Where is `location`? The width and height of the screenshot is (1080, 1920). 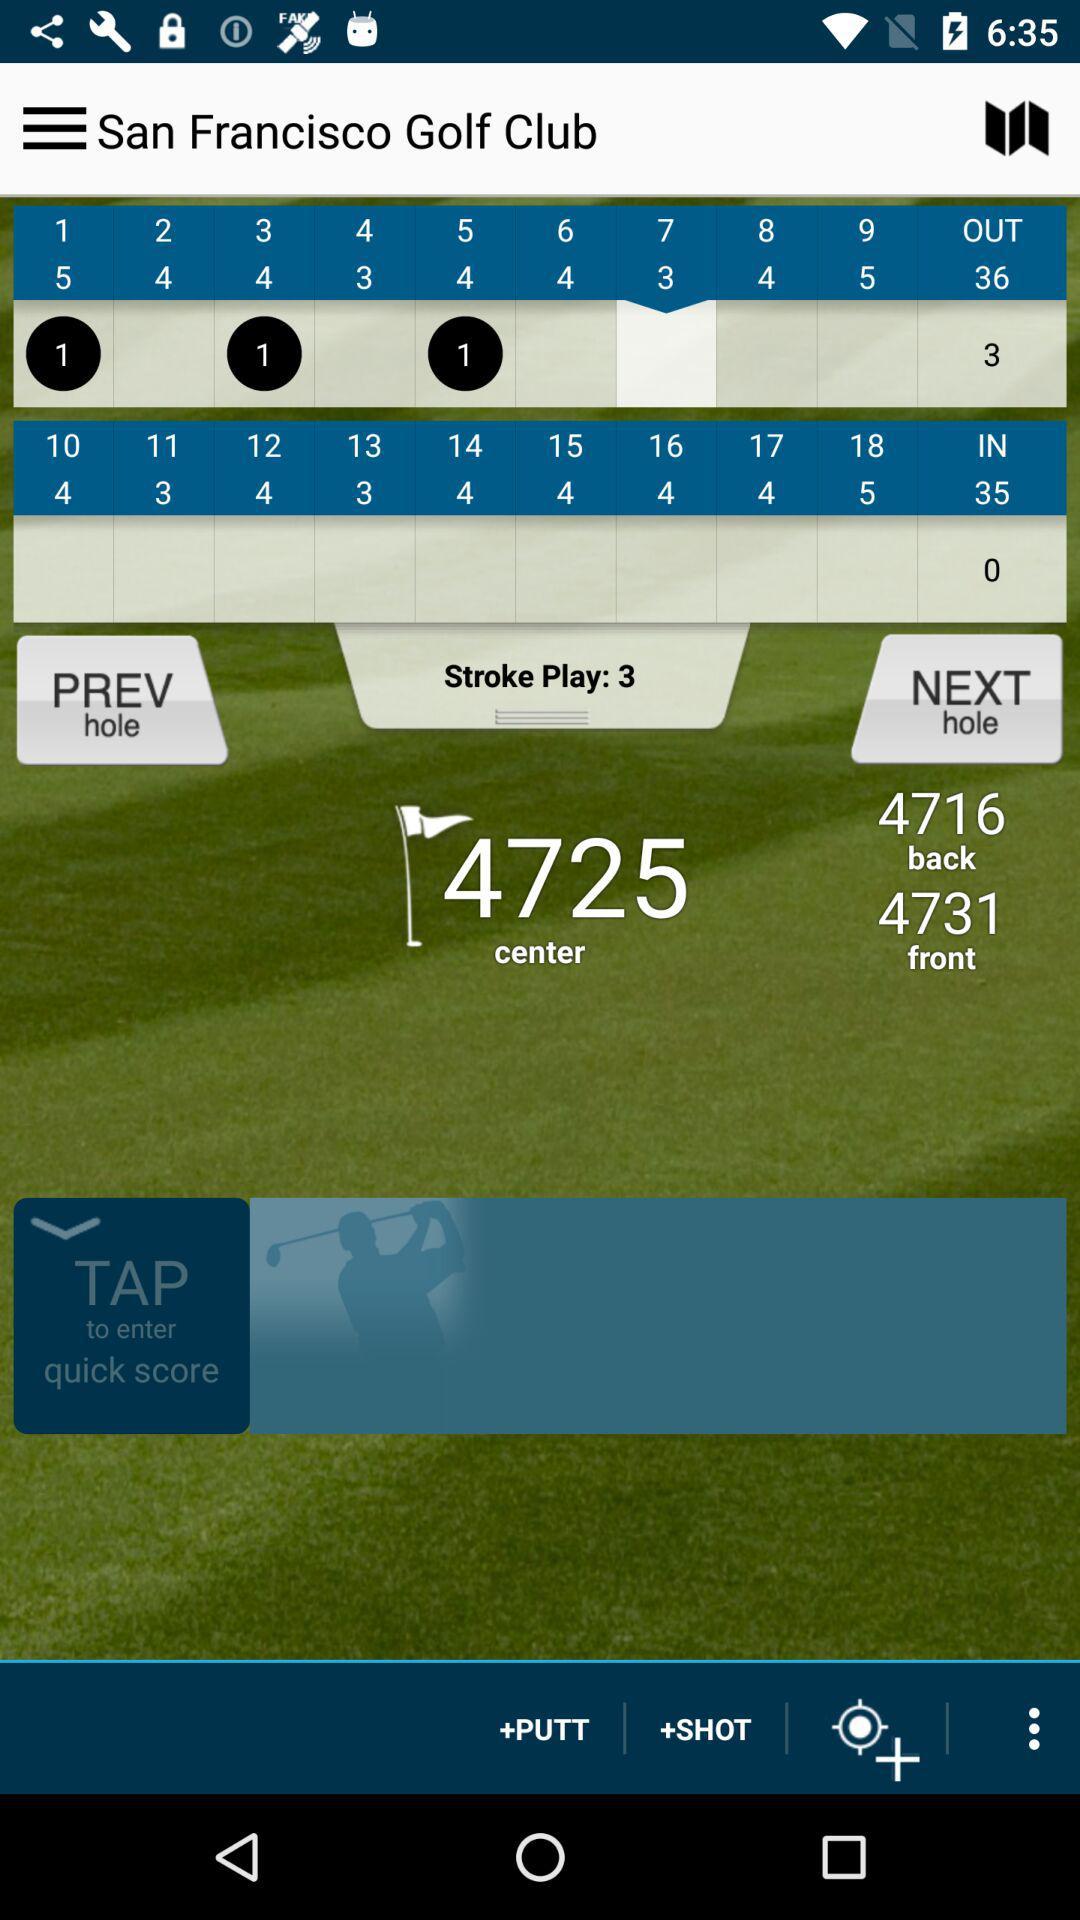 location is located at coordinates (866, 1727).